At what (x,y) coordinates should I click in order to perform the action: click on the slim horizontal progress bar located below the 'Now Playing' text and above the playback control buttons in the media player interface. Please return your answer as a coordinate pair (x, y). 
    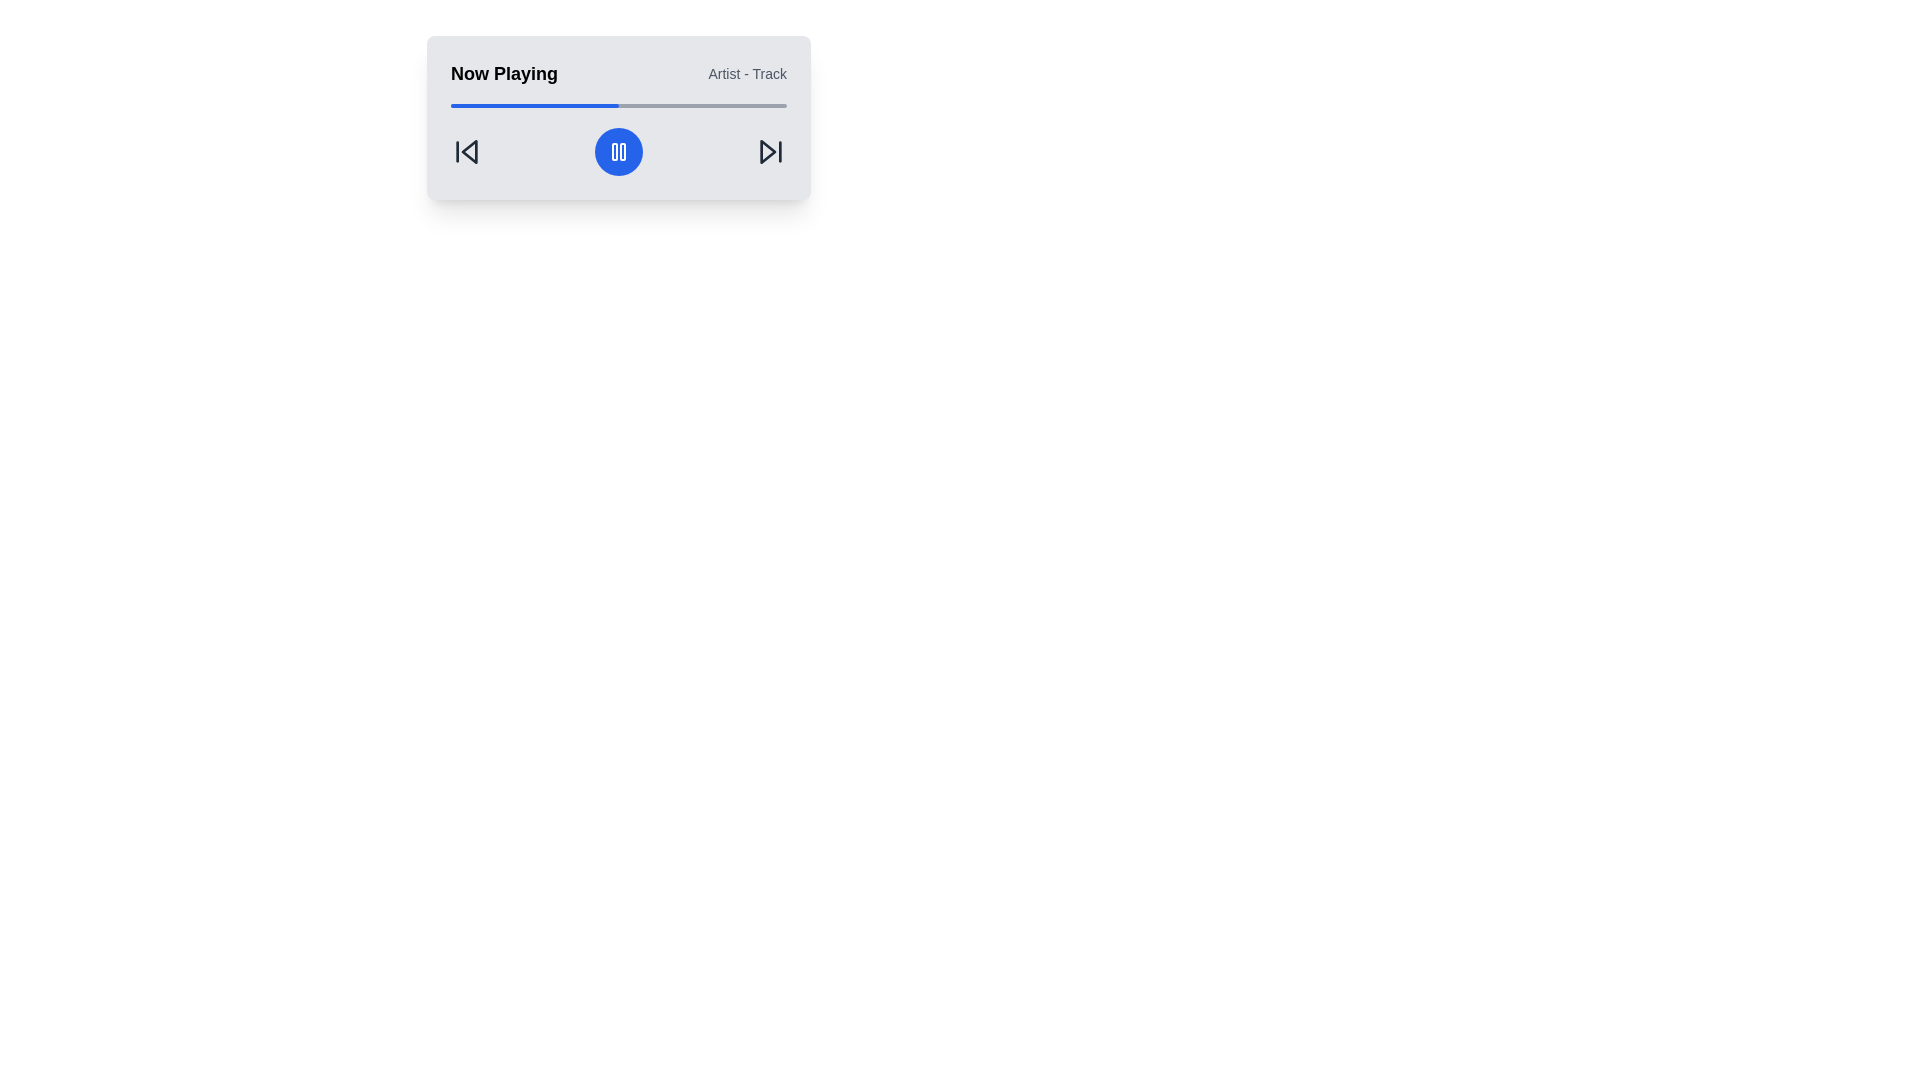
    Looking at the image, I should click on (618, 105).